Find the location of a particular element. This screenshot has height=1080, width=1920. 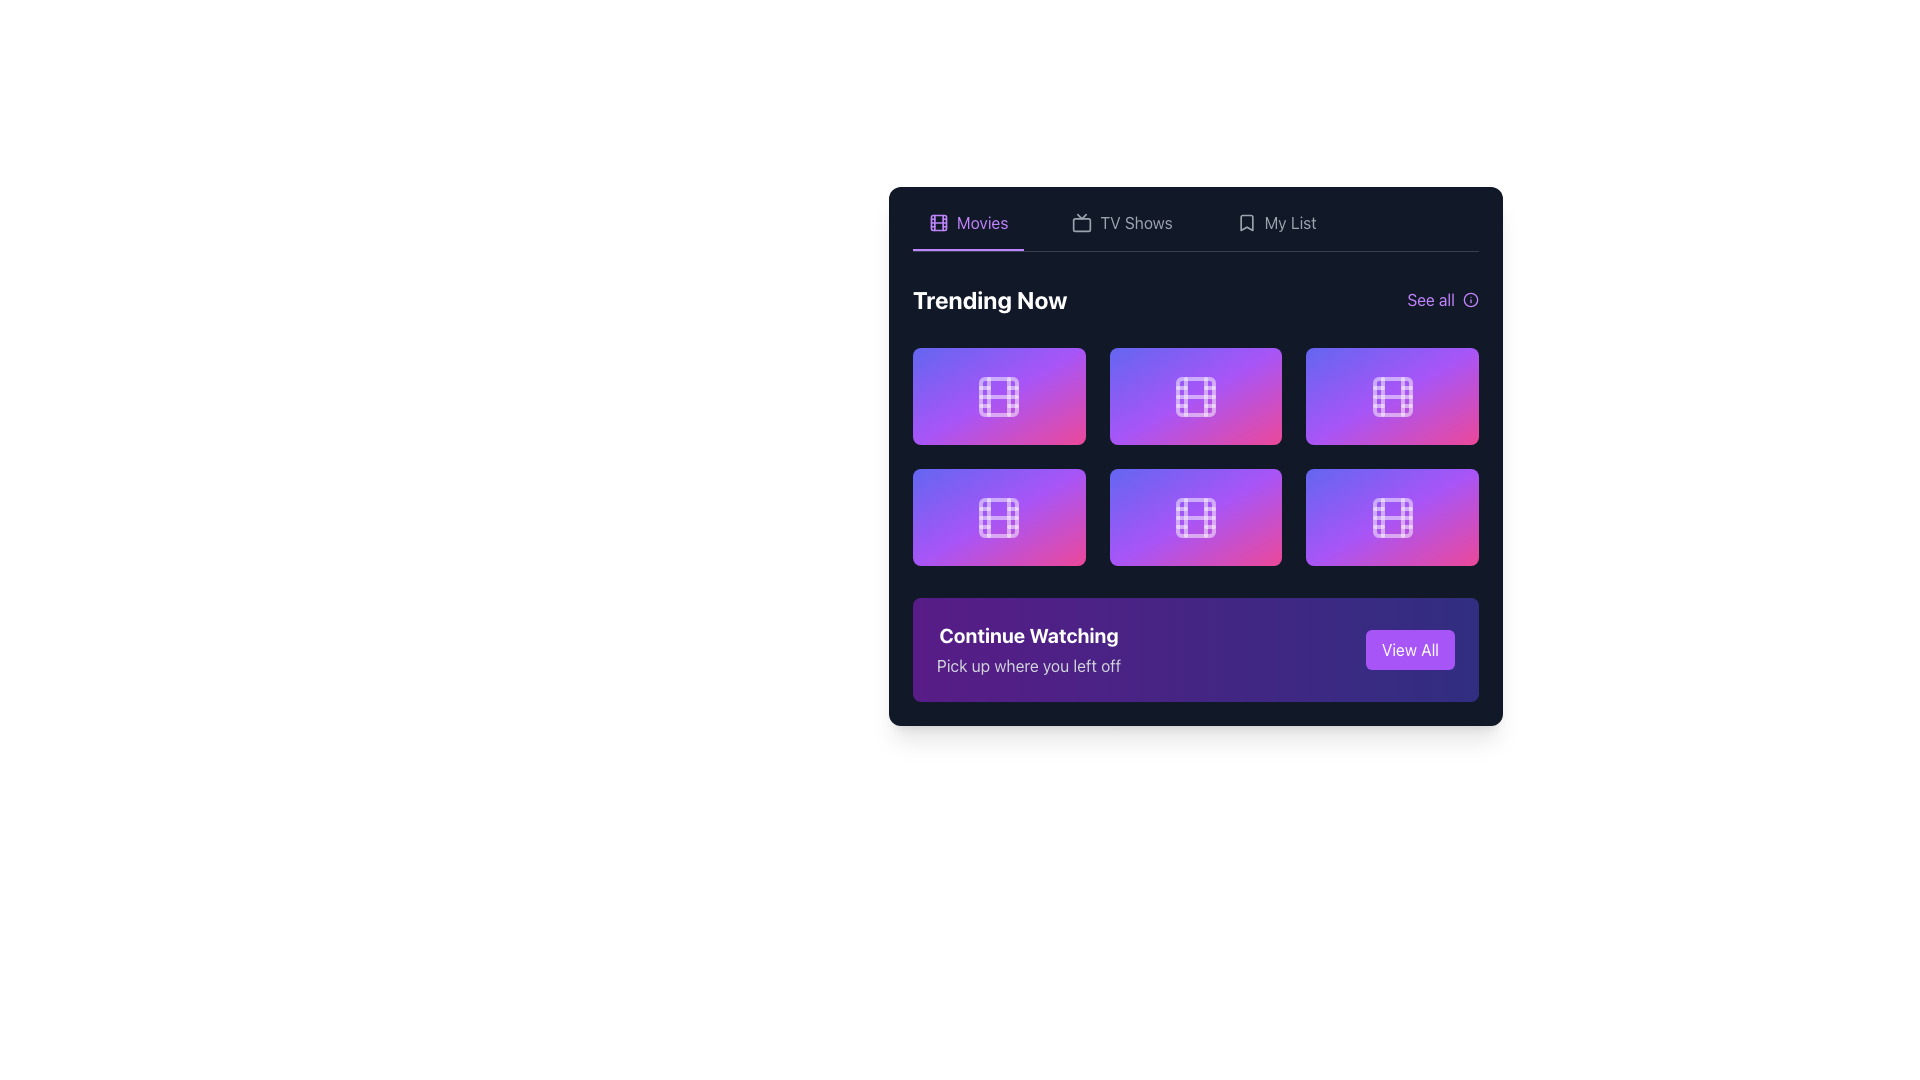

the Icon Cell, which represents a section of the film strip icon in the 'Trending Now' section of the grid interface is located at coordinates (999, 396).